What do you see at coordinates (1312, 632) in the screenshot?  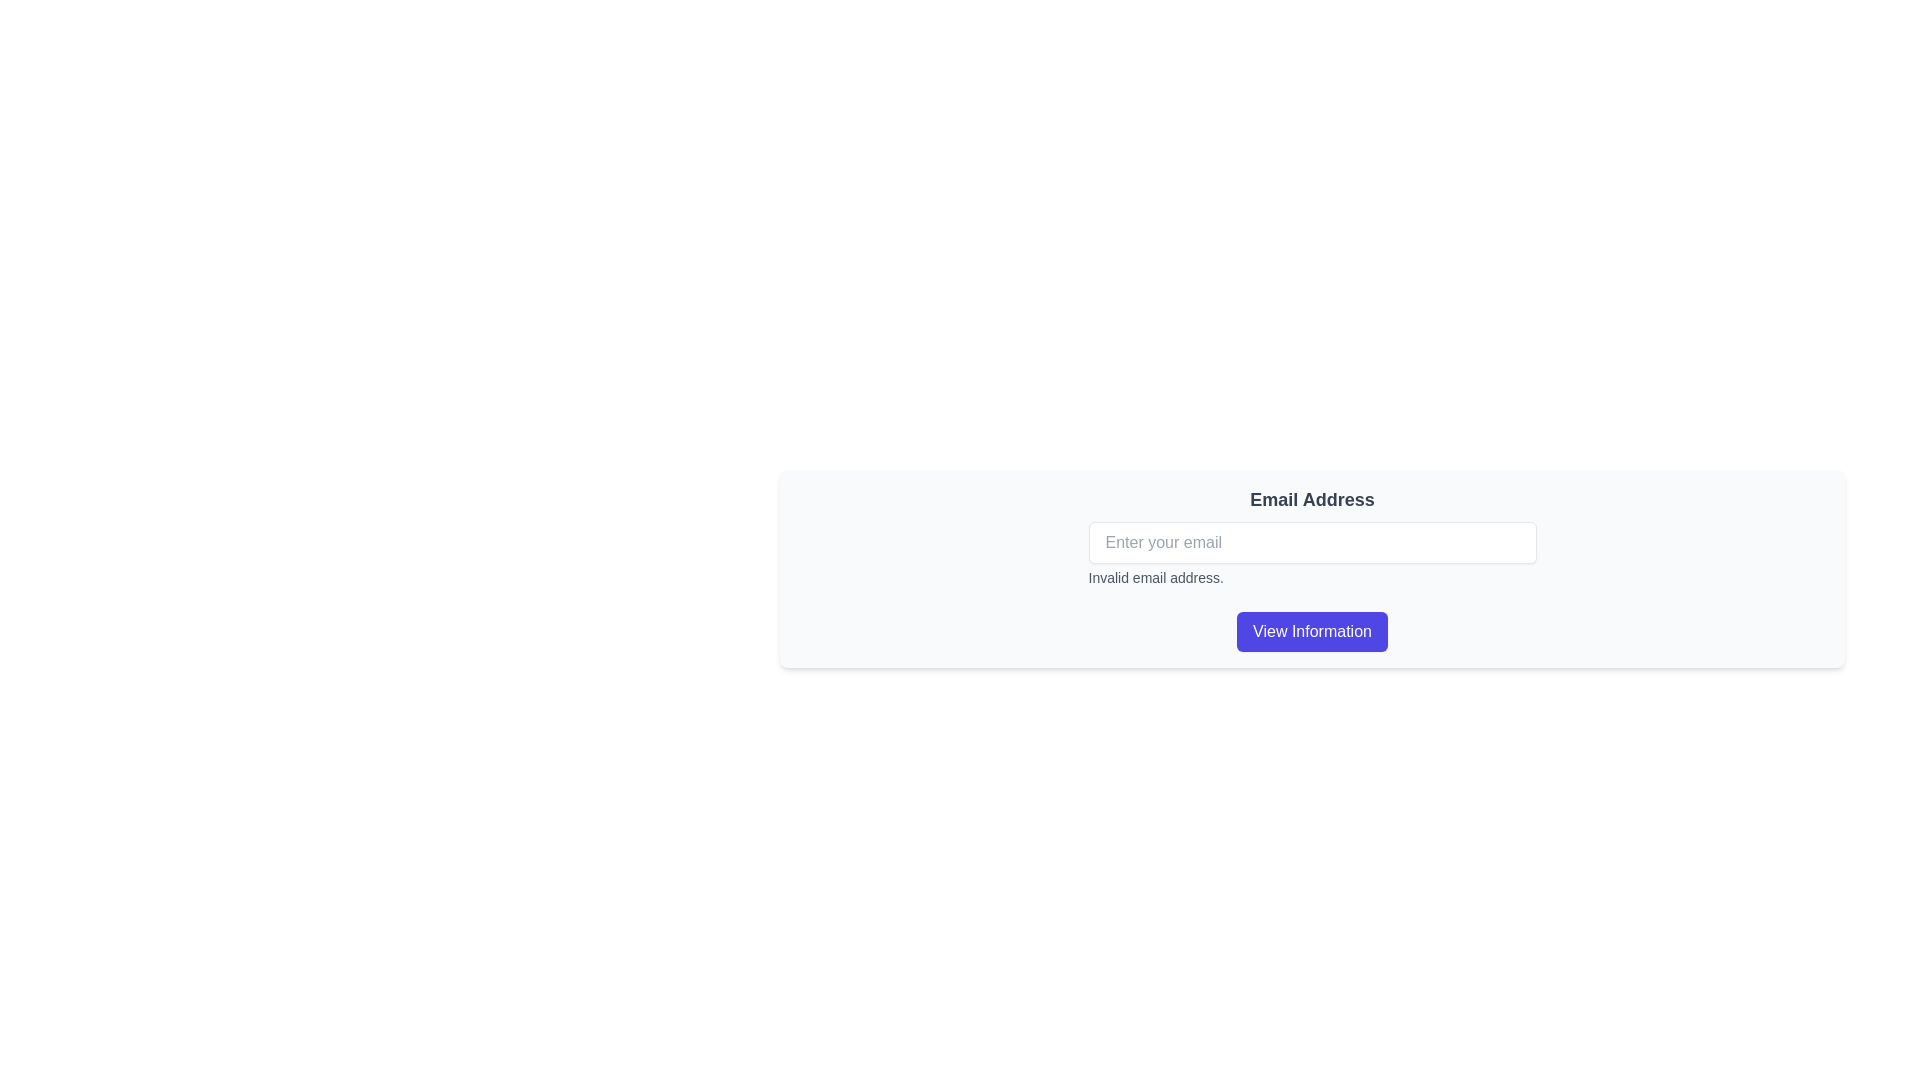 I see `the button at the bottom of the email input section to observe a background color change` at bounding box center [1312, 632].